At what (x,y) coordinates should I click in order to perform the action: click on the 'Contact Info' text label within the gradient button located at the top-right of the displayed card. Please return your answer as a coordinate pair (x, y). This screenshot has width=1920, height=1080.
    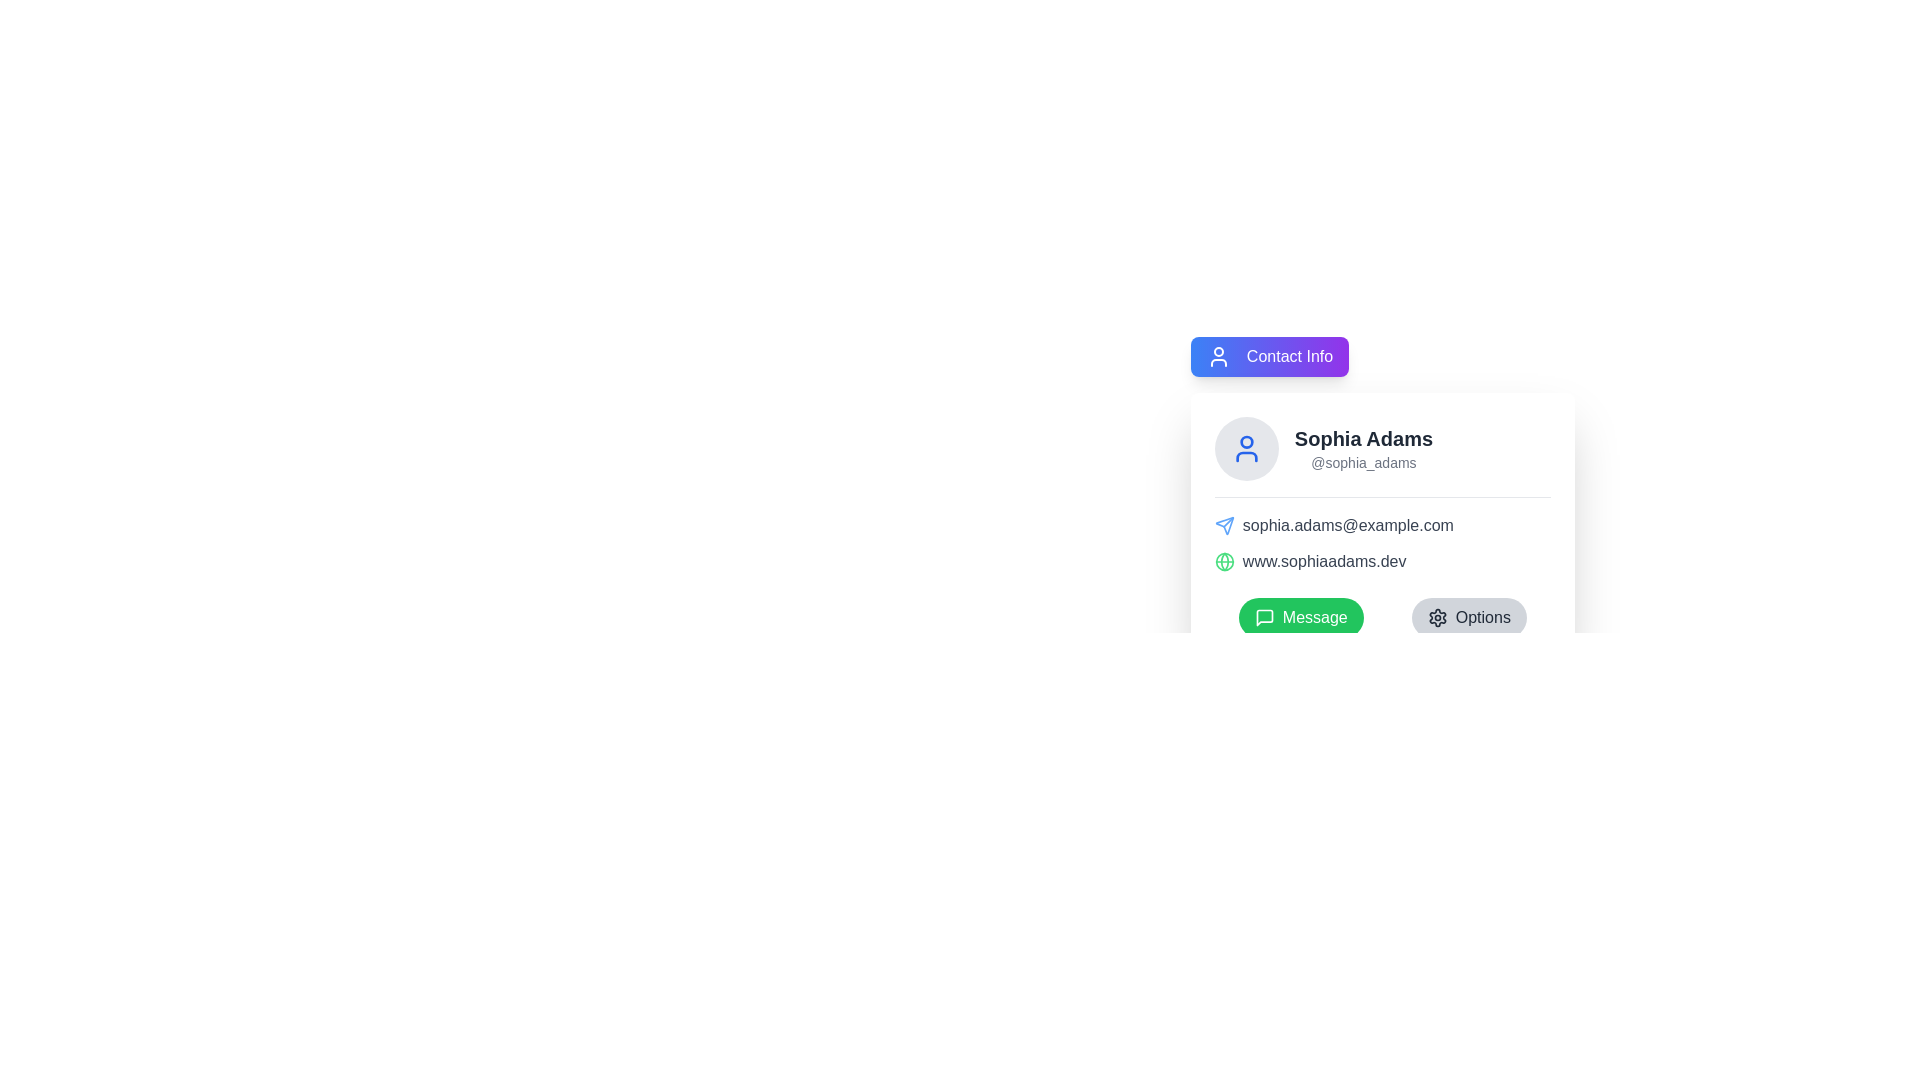
    Looking at the image, I should click on (1290, 356).